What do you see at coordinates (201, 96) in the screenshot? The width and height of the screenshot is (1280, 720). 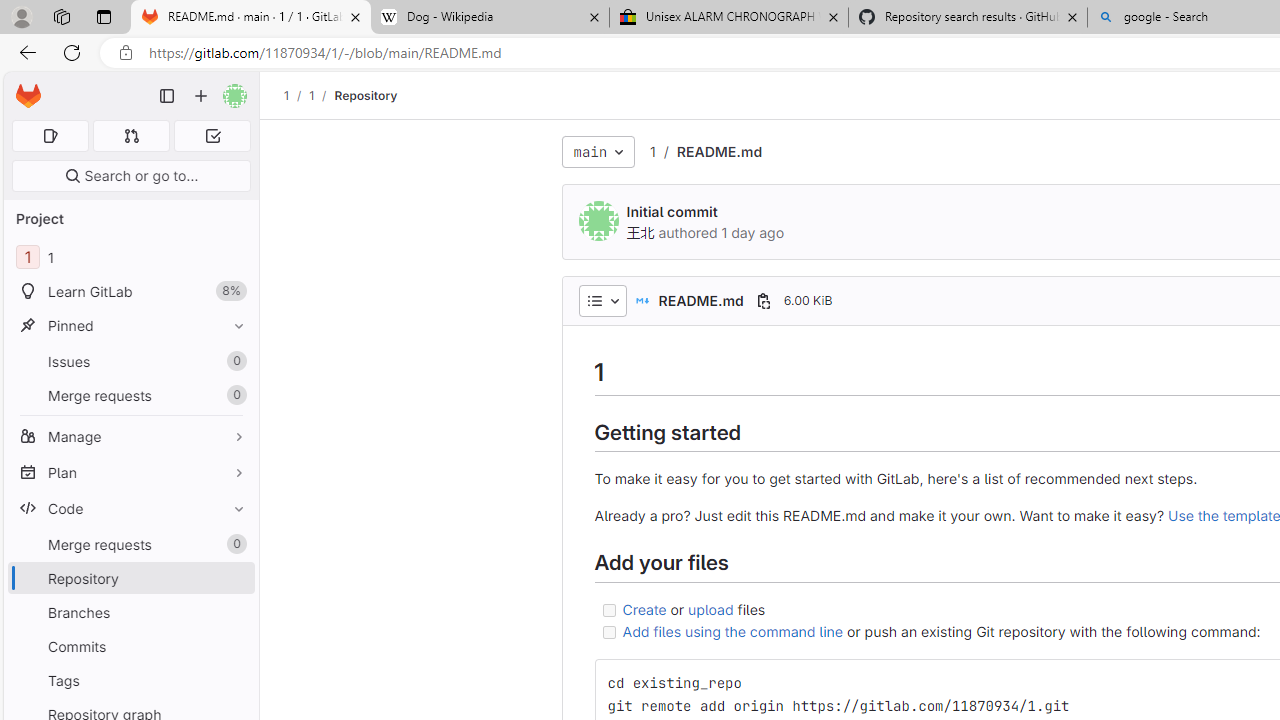 I see `'Create new...'` at bounding box center [201, 96].